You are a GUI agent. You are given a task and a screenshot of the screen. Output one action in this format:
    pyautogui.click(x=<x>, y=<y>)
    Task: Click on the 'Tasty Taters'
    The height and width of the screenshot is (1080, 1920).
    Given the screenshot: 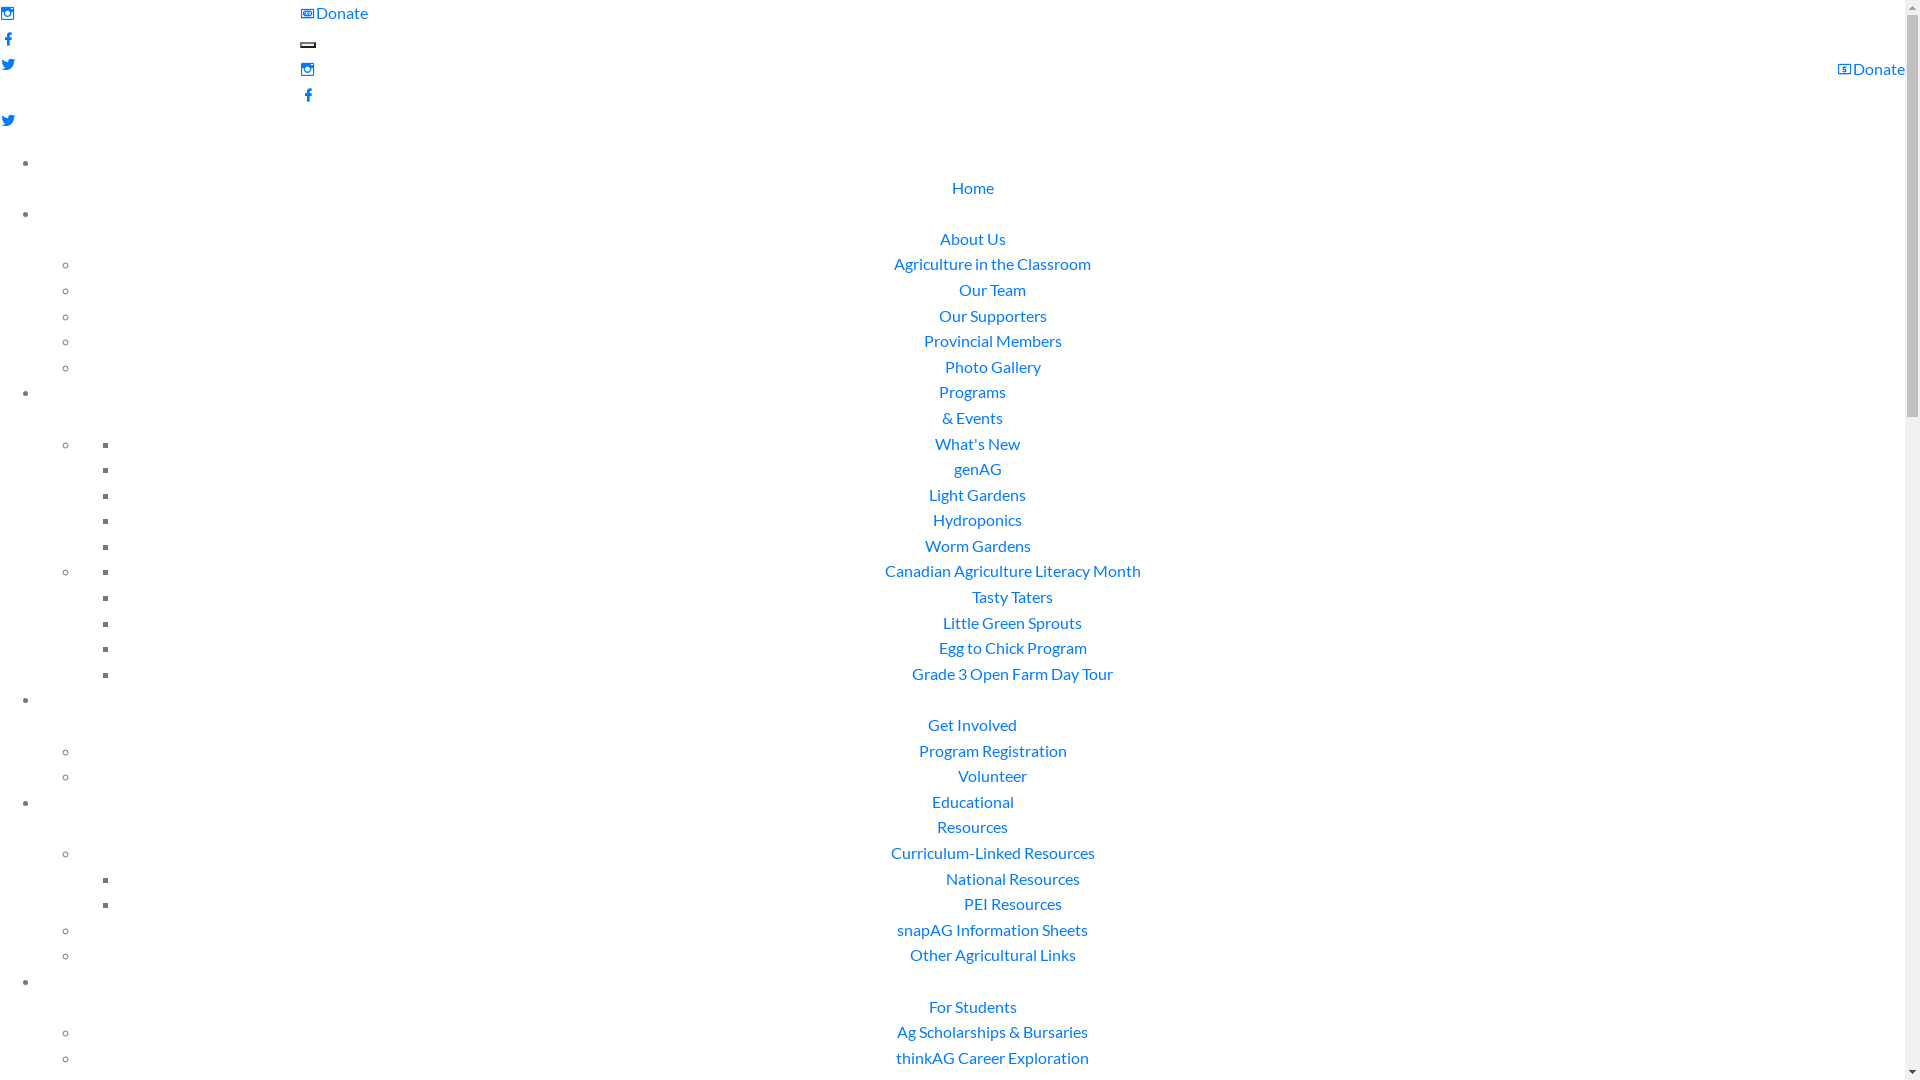 What is the action you would take?
    pyautogui.click(x=1012, y=595)
    